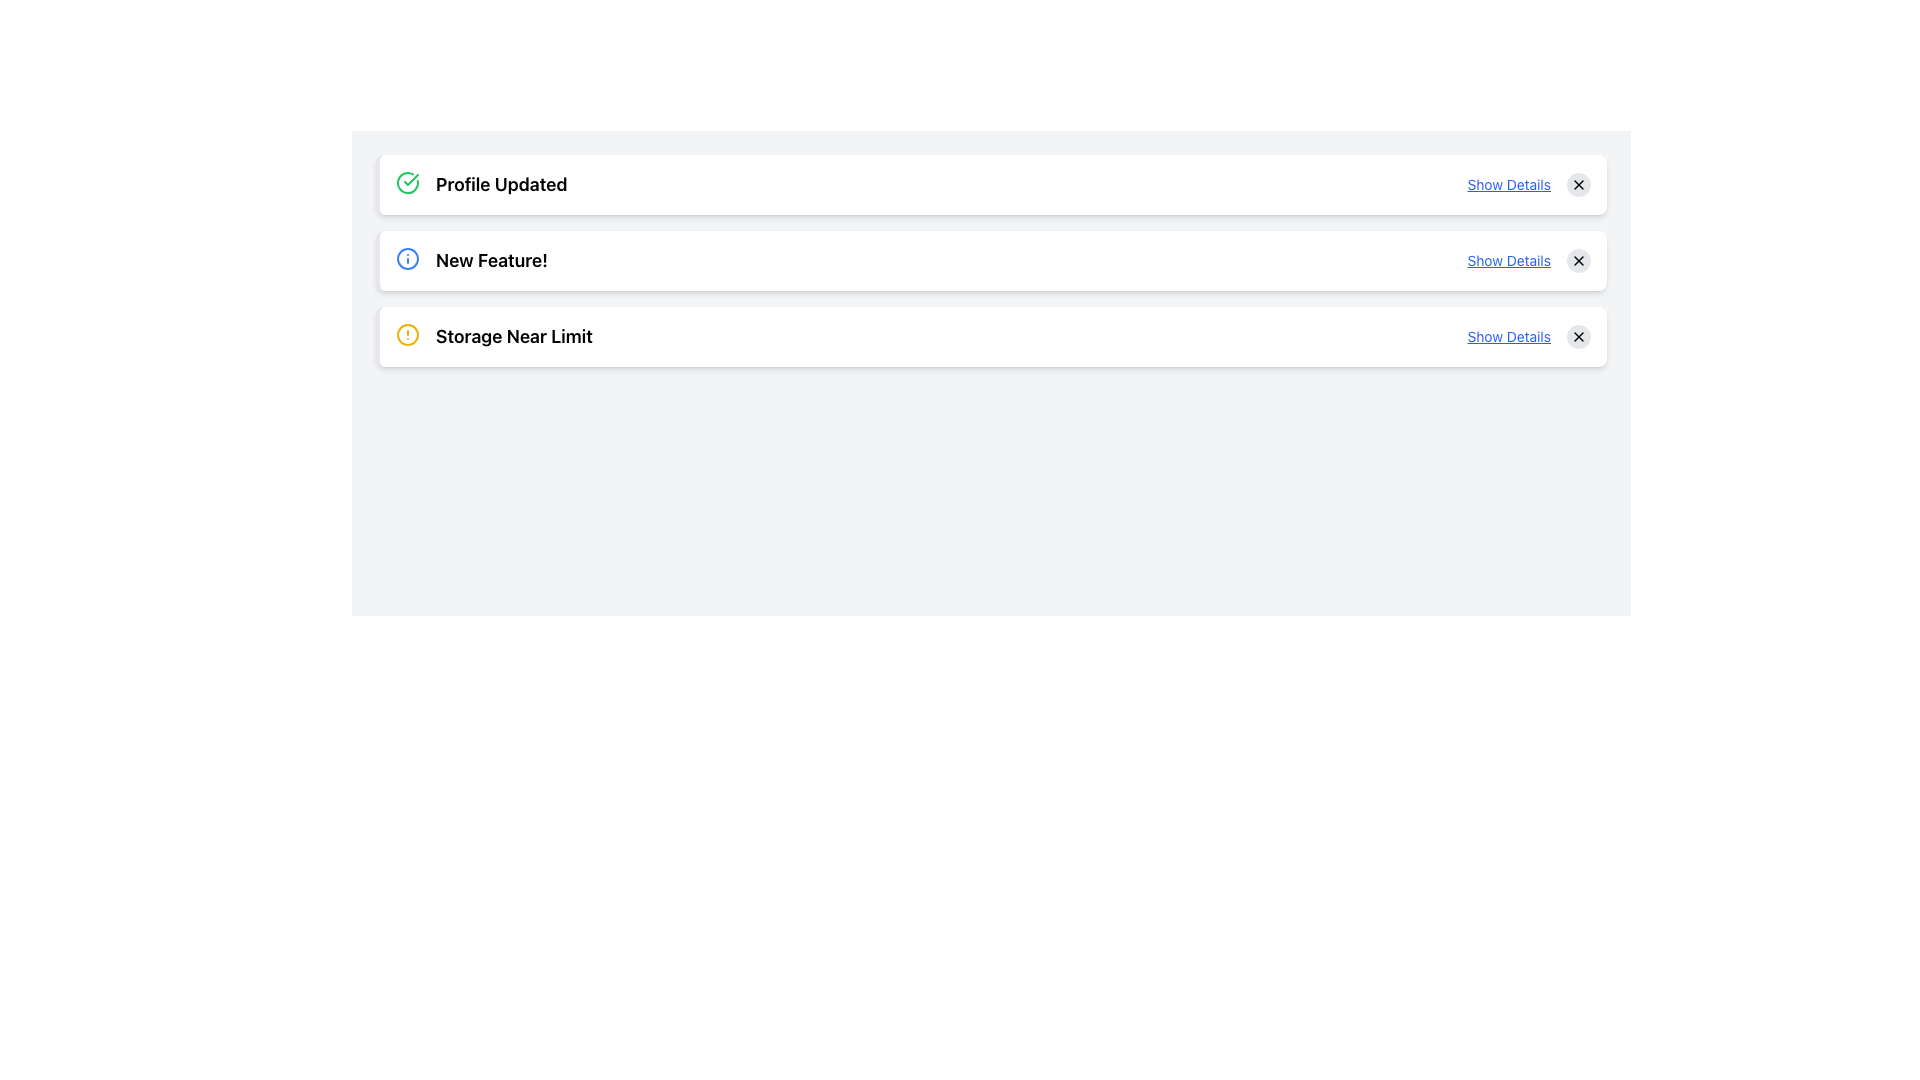  I want to click on the 'x' icon, so click(1578, 260).